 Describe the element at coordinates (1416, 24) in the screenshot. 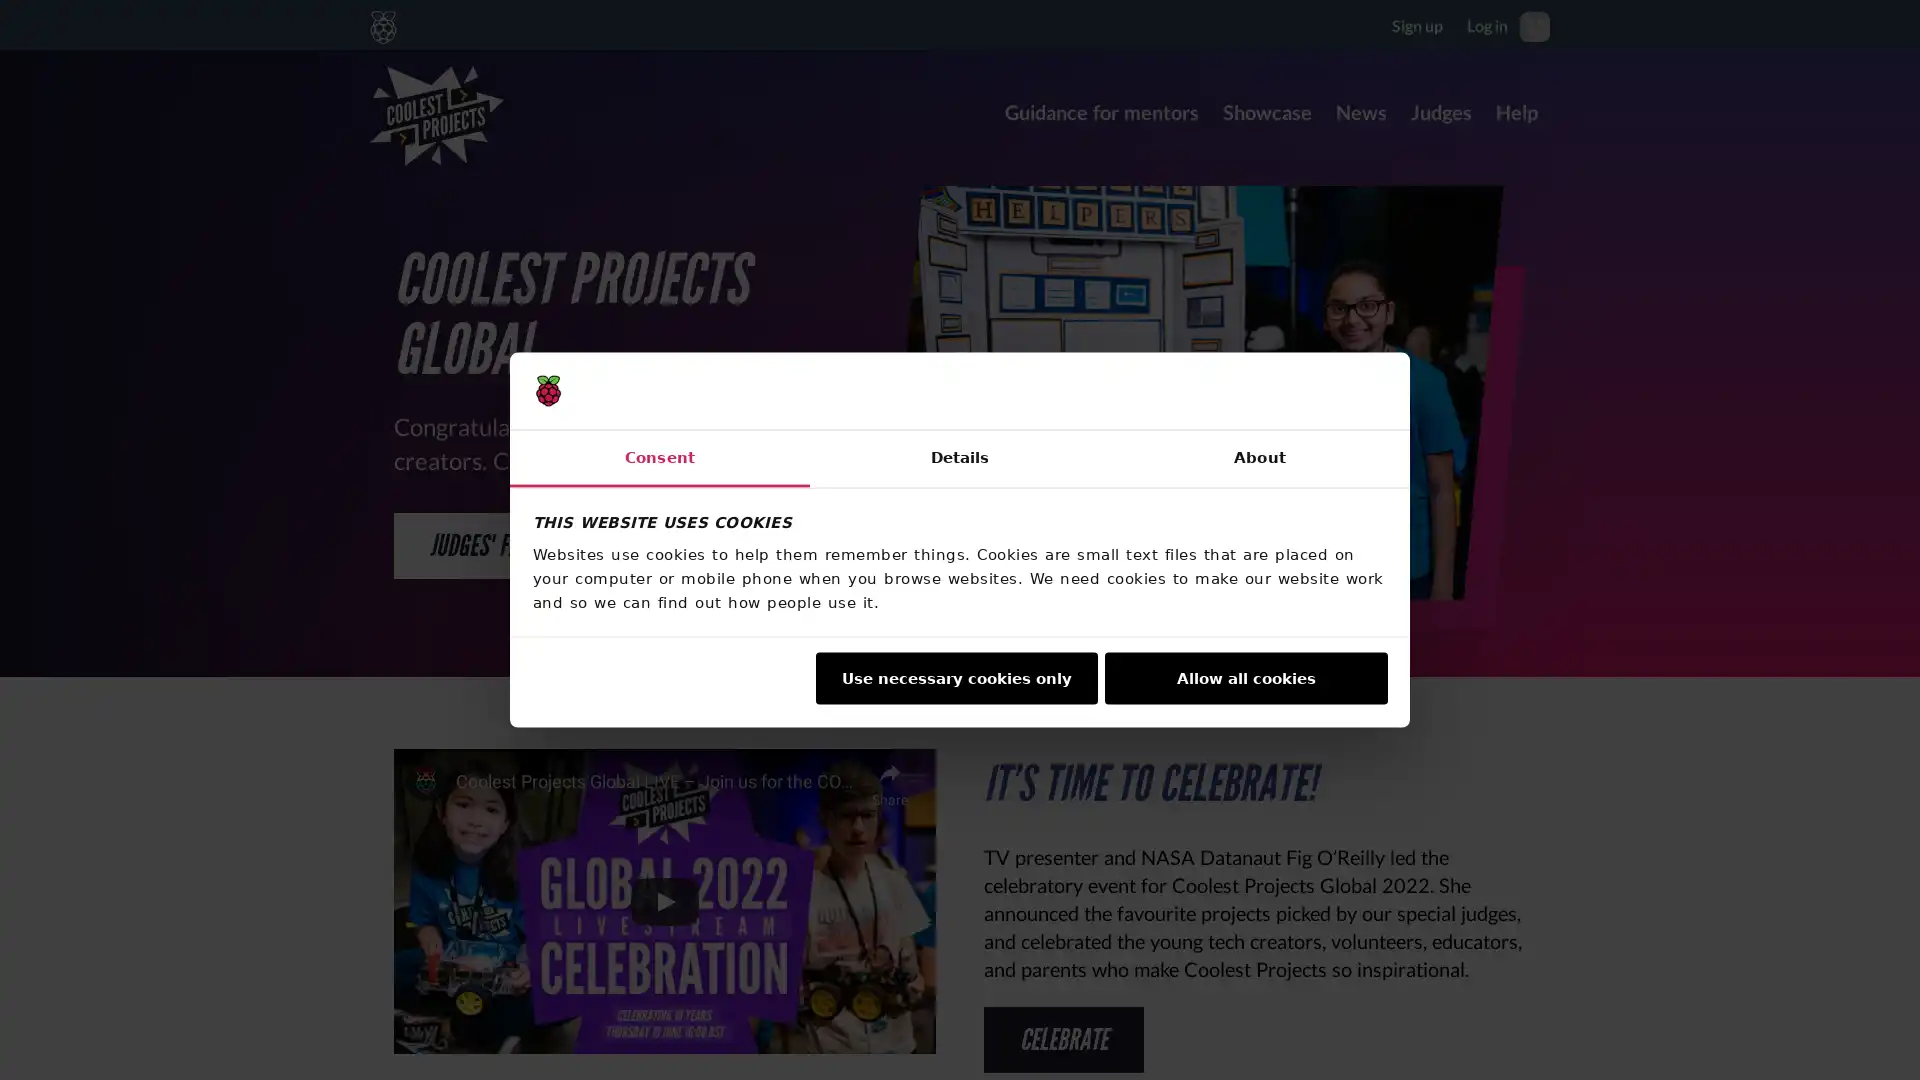

I see `Sign up` at that location.